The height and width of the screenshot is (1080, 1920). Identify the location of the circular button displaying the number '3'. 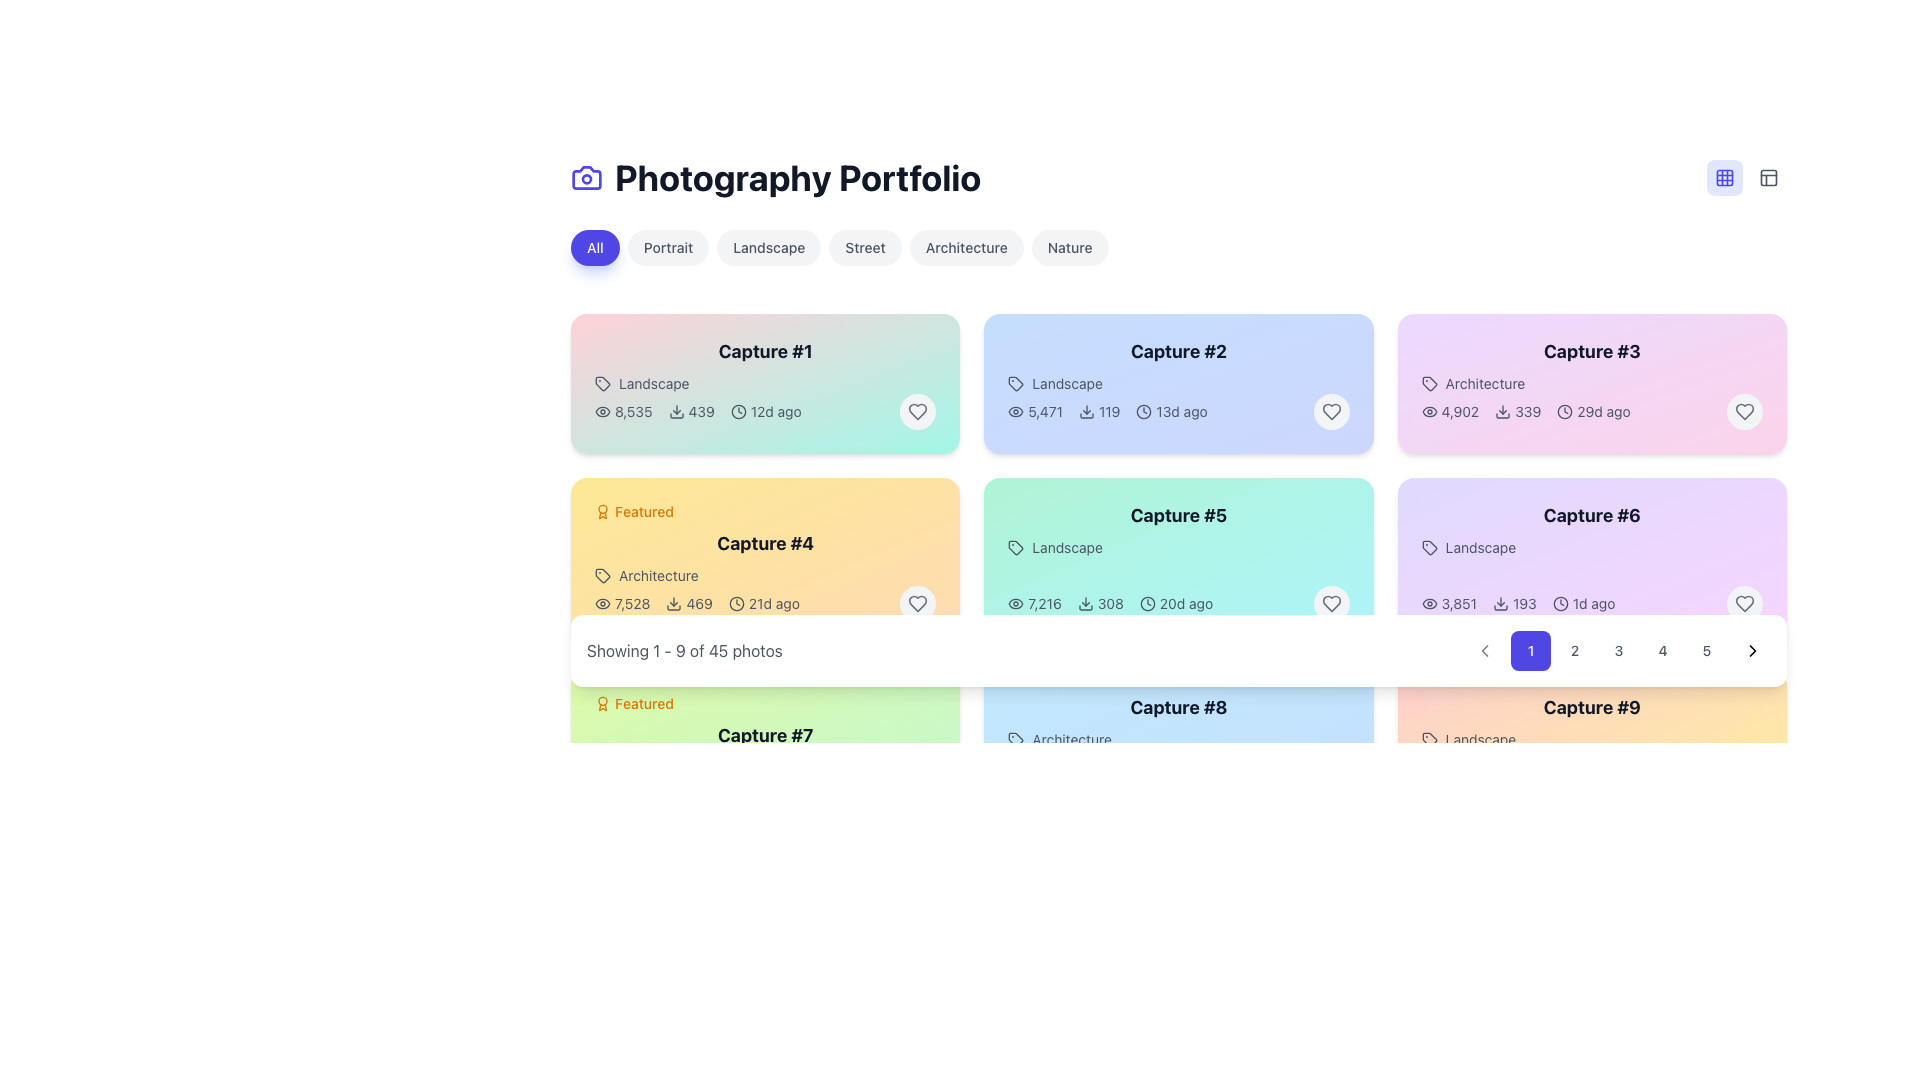
(1618, 651).